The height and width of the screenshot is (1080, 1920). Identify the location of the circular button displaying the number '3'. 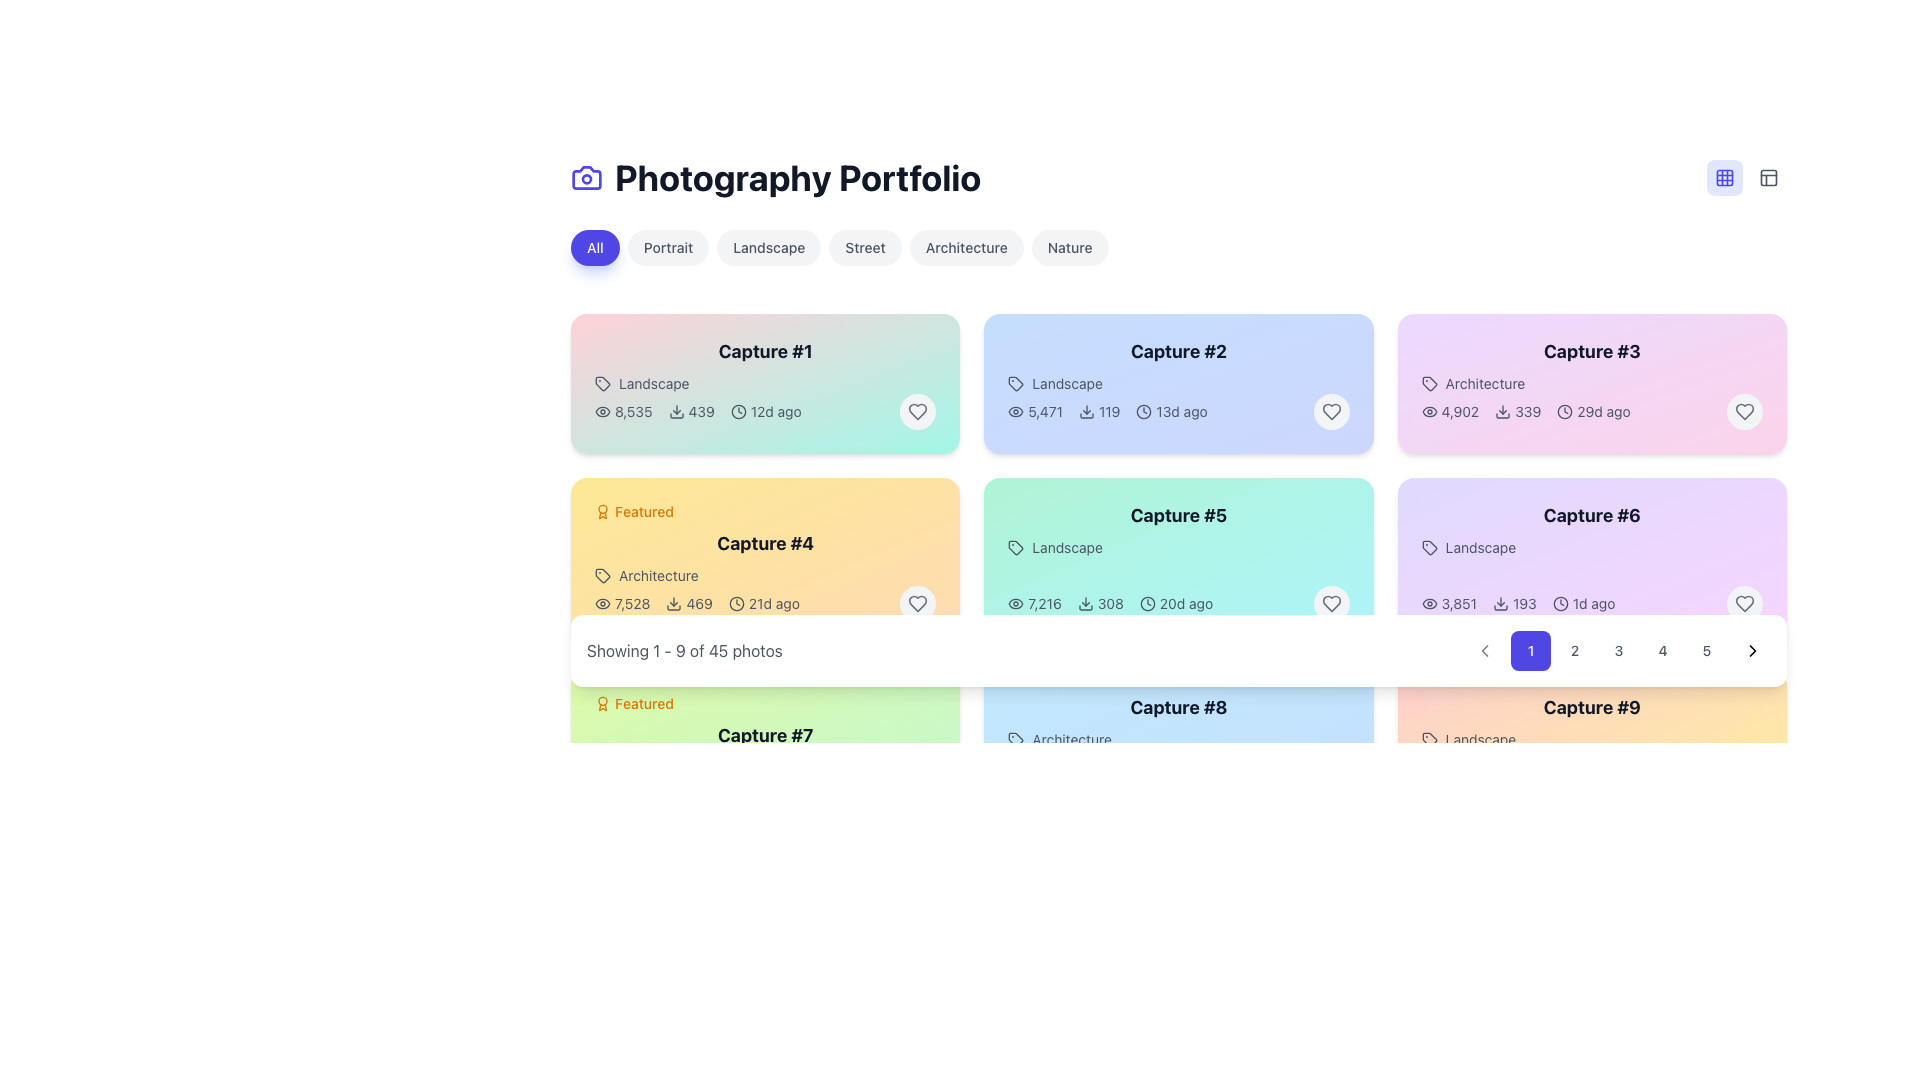
(1618, 651).